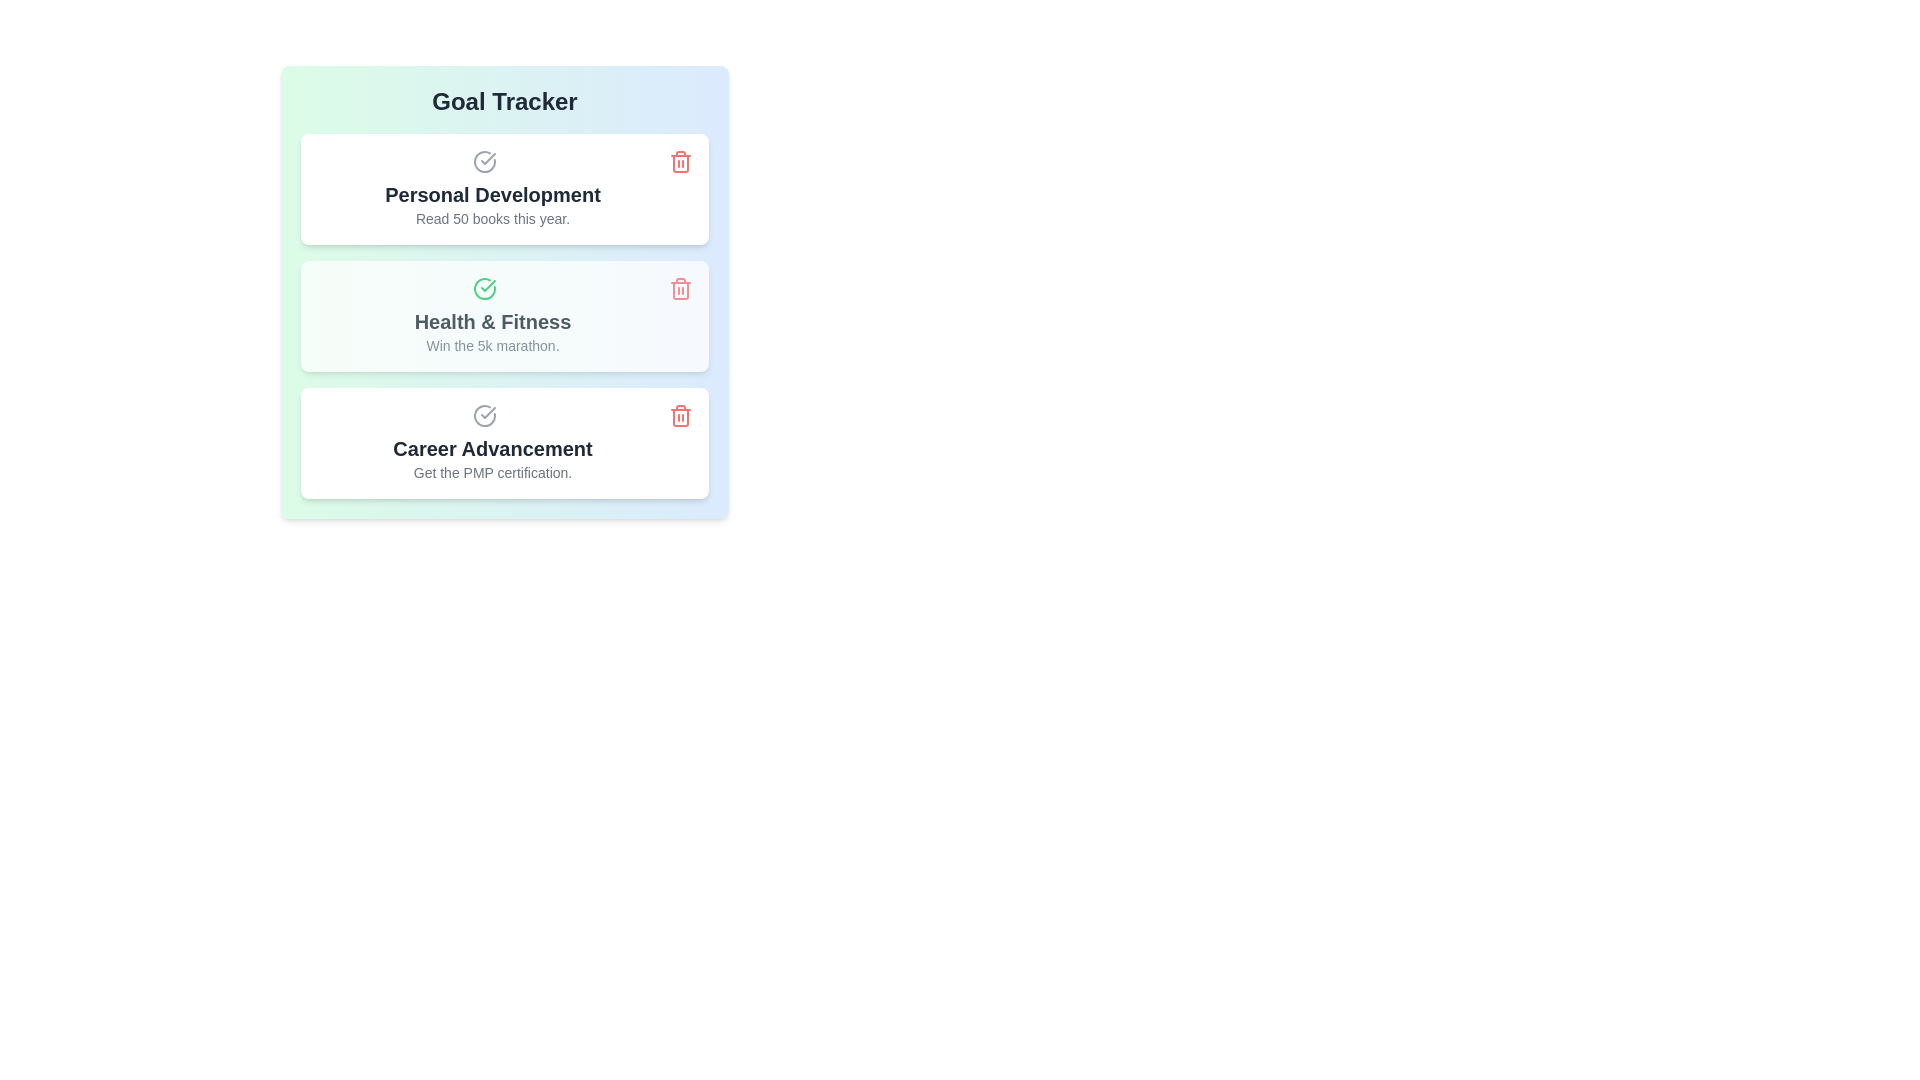 The height and width of the screenshot is (1080, 1920). What do you see at coordinates (681, 161) in the screenshot?
I see `the delete button for the goal titled 'Personal Development'` at bounding box center [681, 161].